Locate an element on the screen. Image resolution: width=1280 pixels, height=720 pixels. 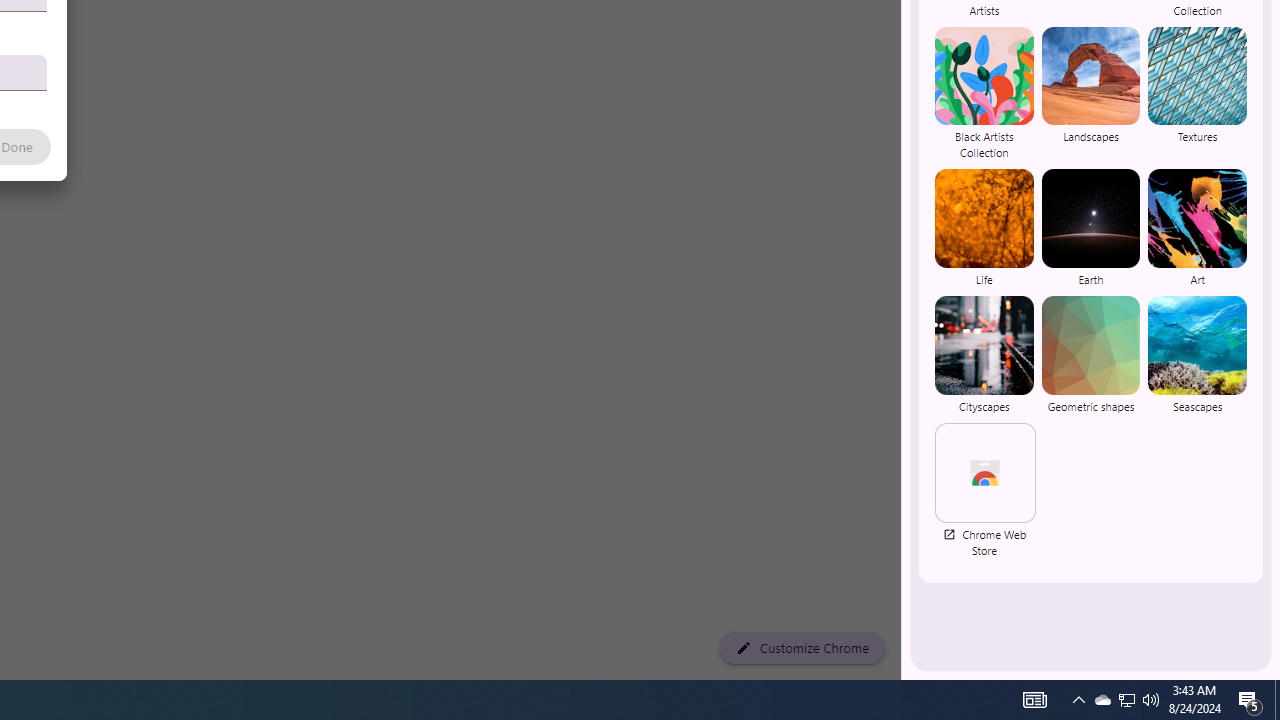
' Chrome Web Store' is located at coordinates (984, 491).